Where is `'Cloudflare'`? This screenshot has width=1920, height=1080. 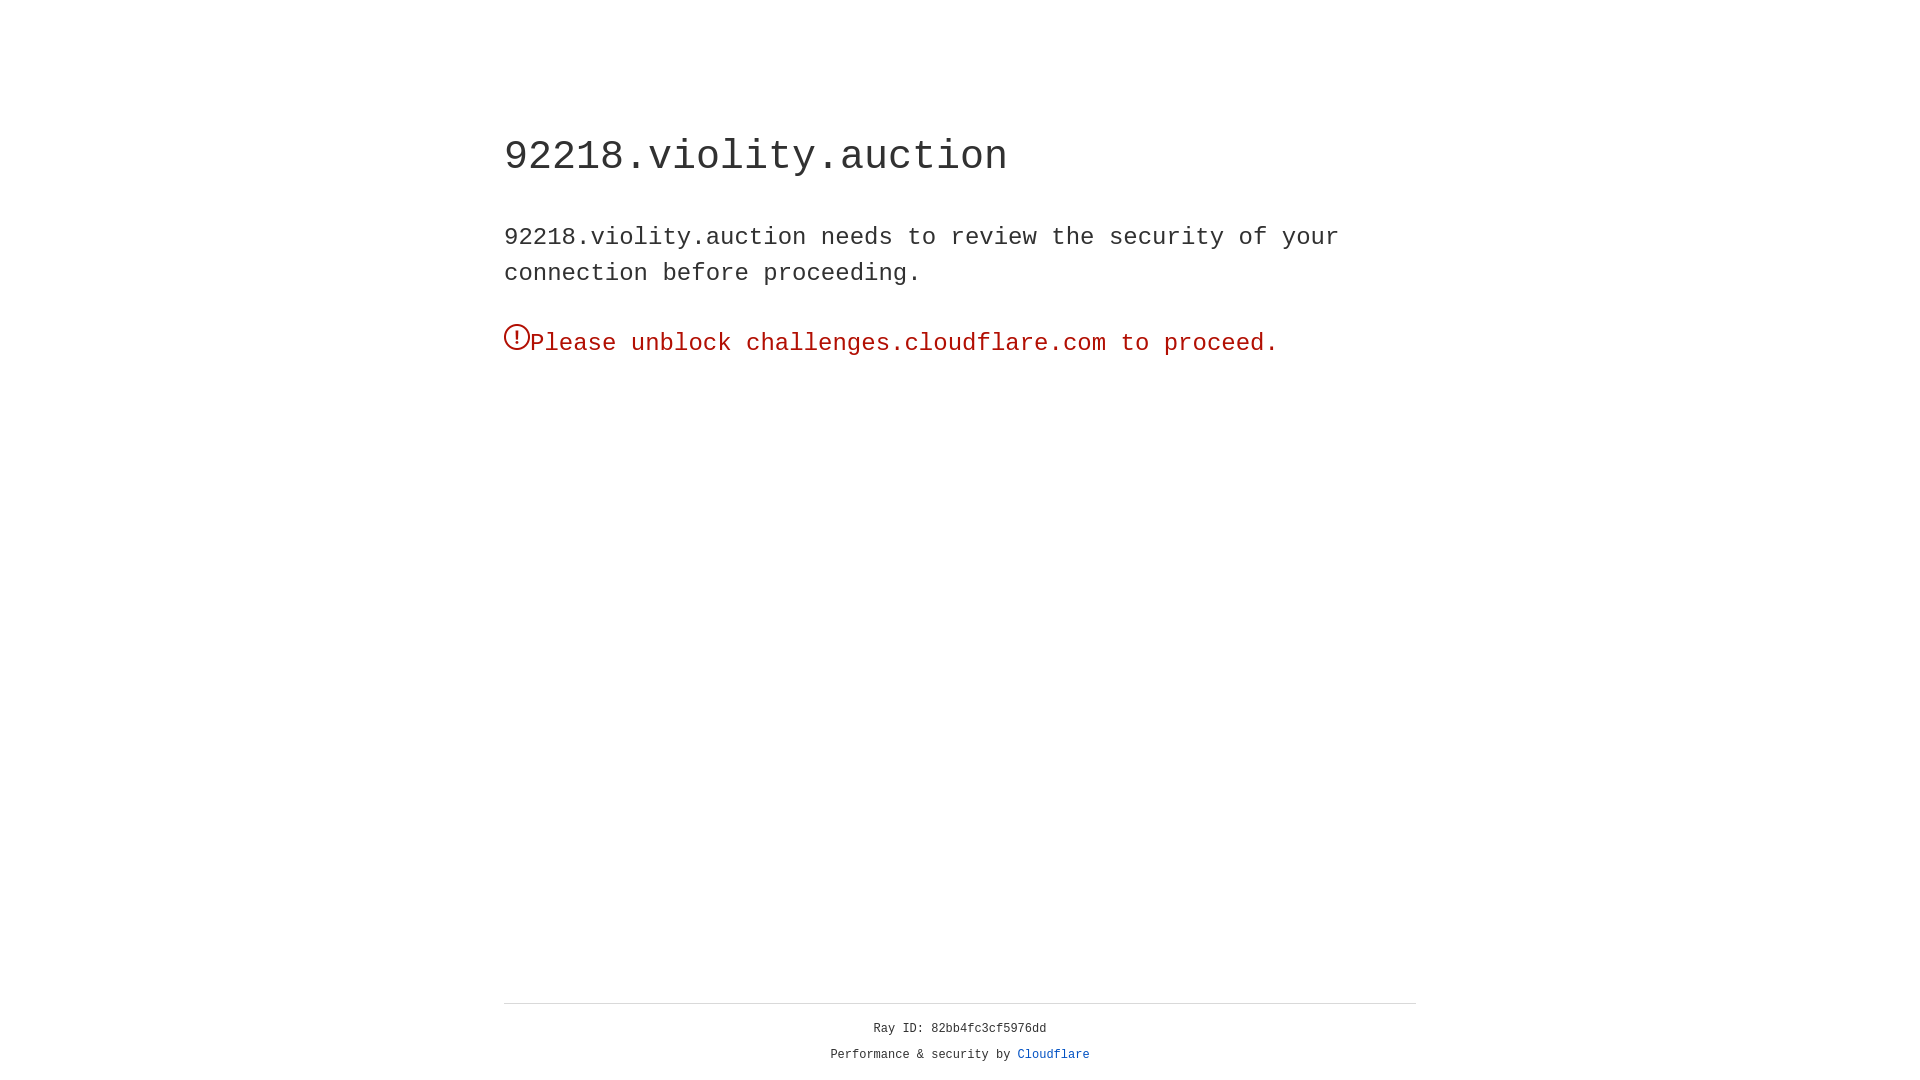
'Cloudflare' is located at coordinates (1053, 1054).